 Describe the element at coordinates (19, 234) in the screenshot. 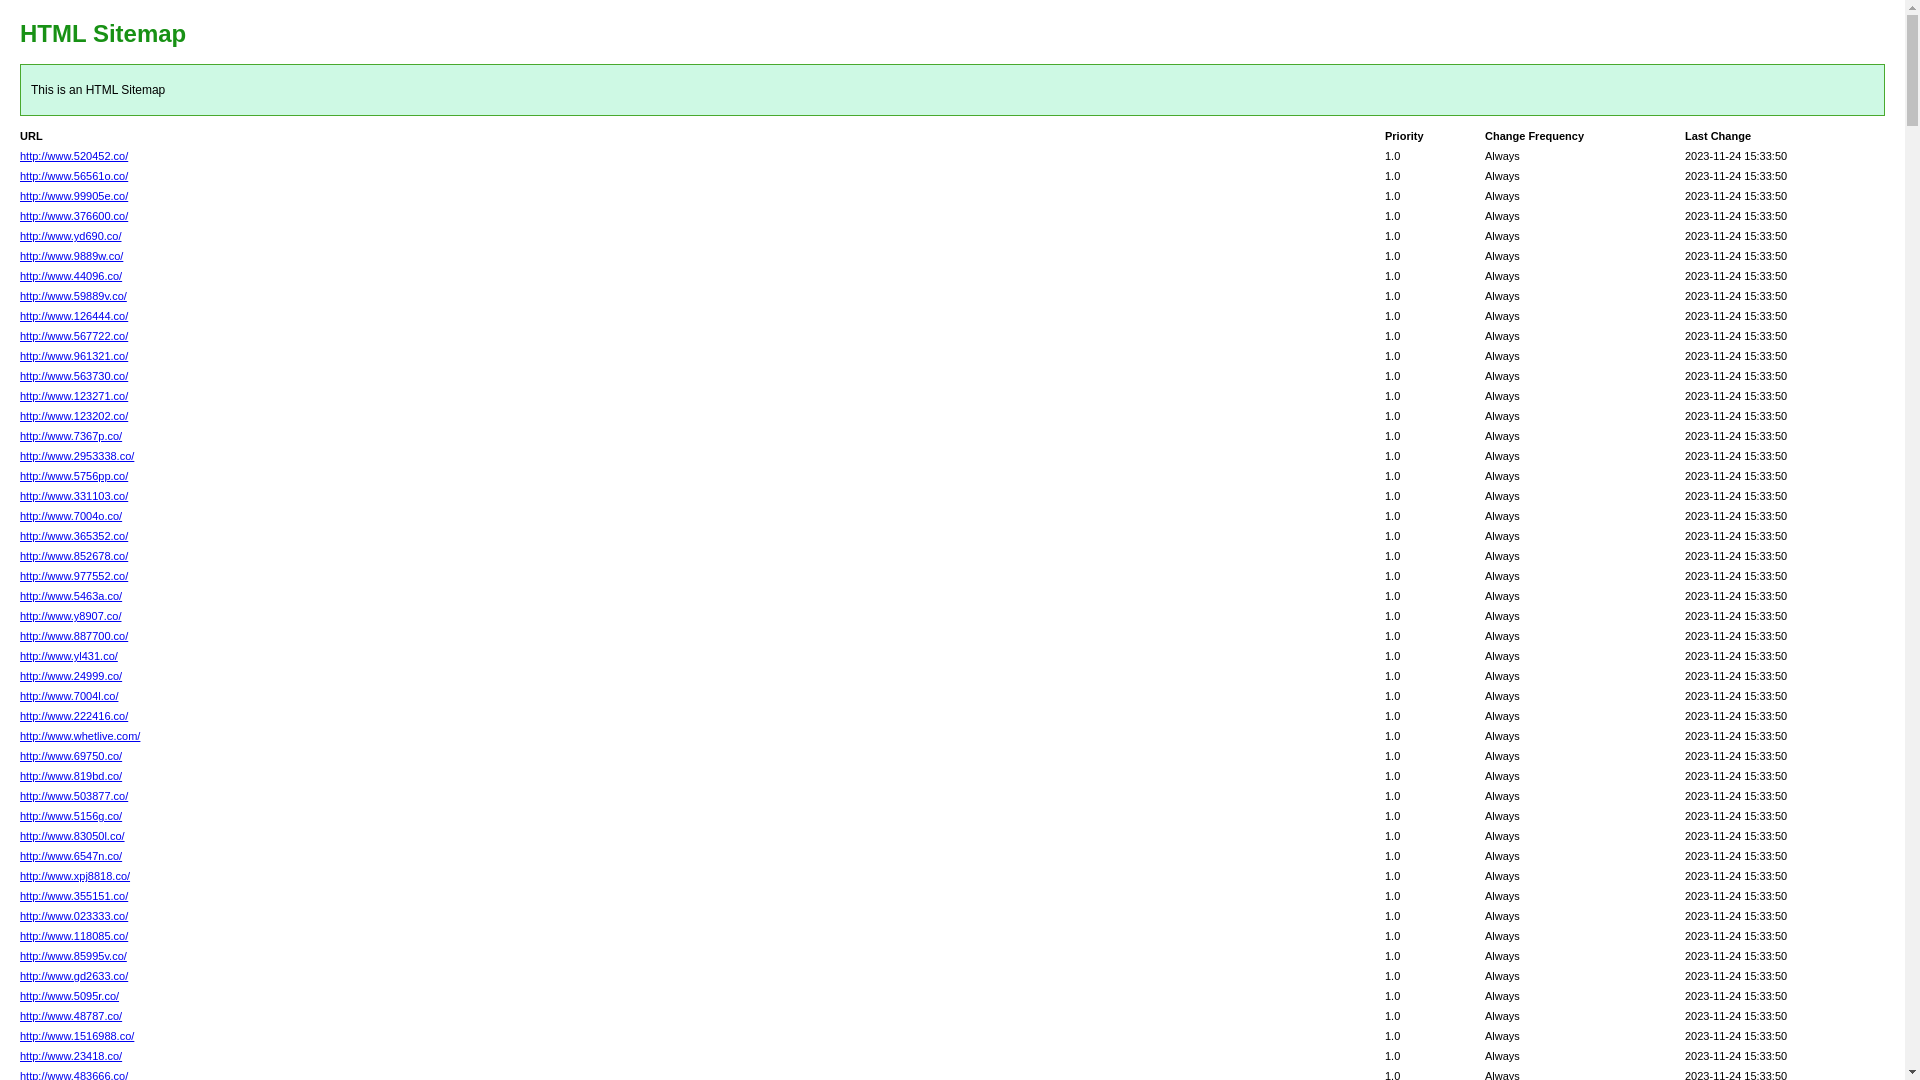

I see `'http://www.yd690.co/'` at that location.